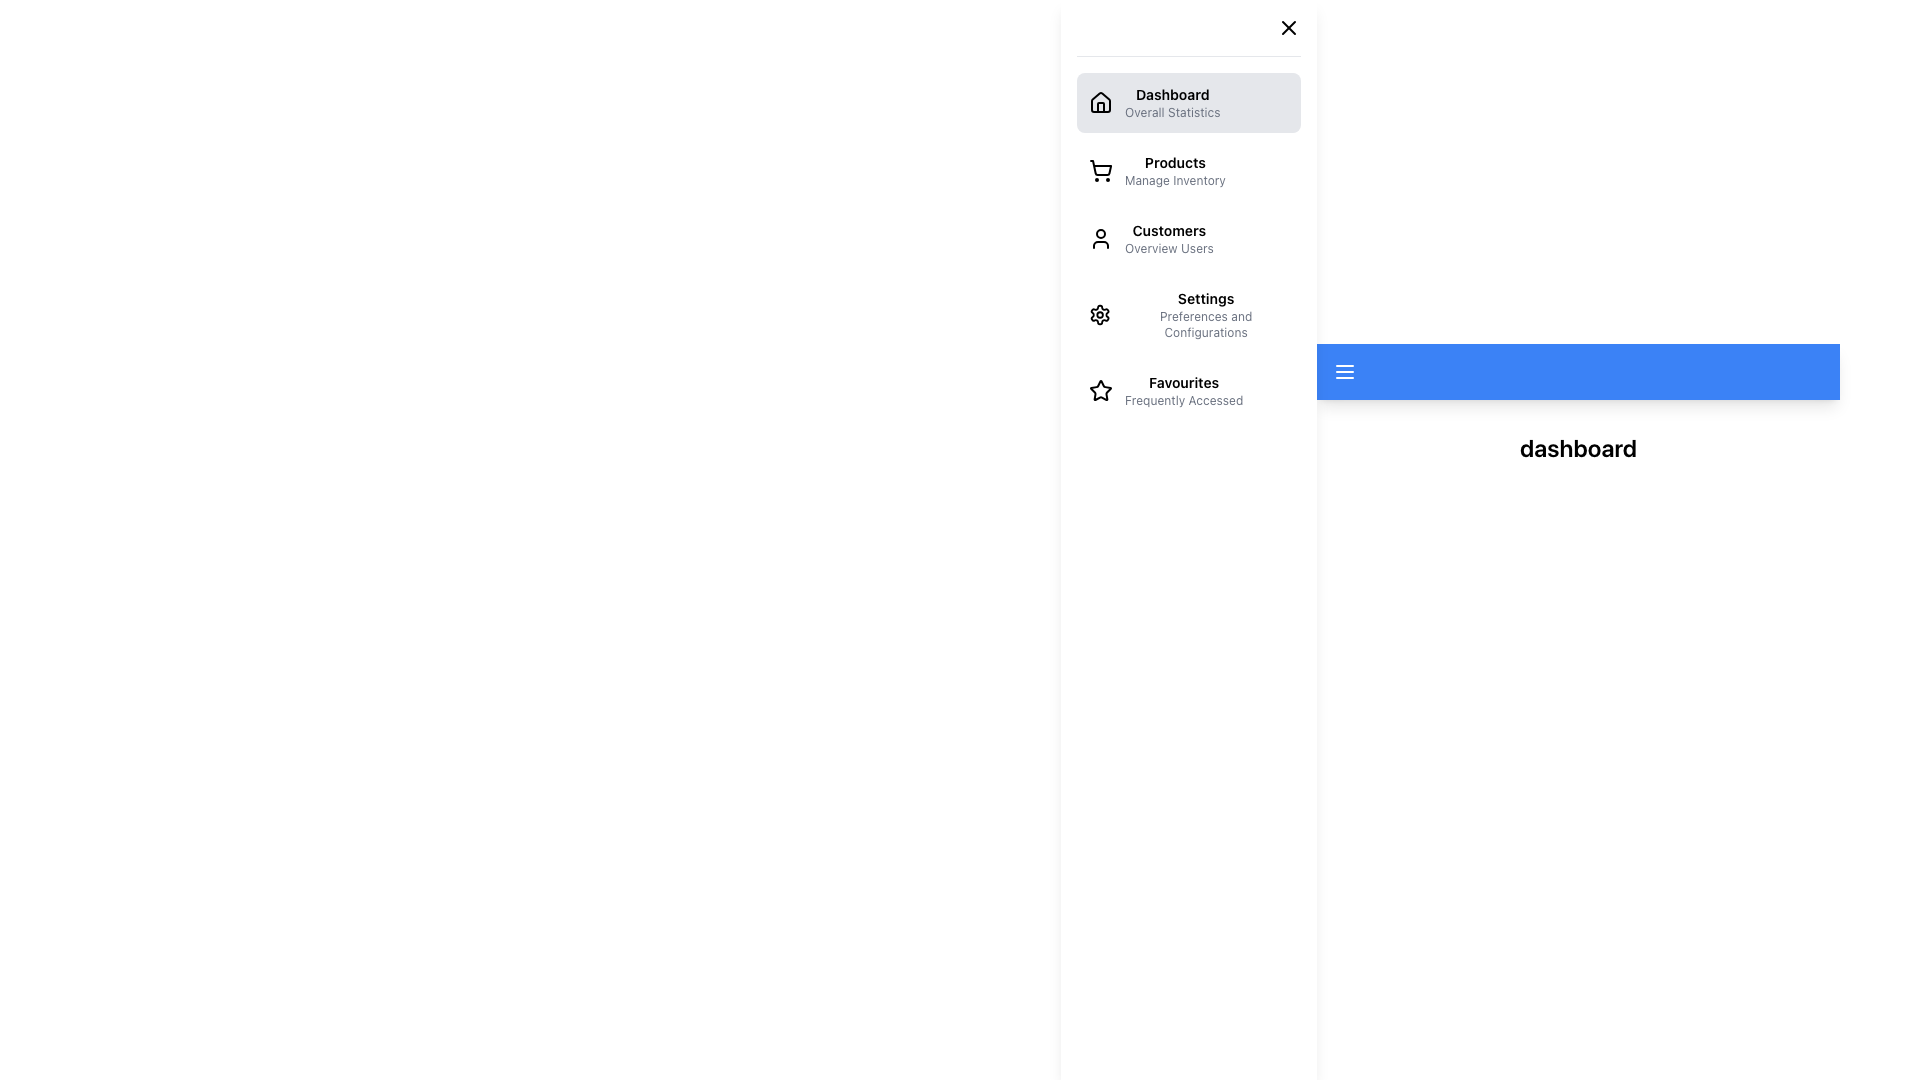  I want to click on 'Settings' text label which is the fourth entry in the vertical menu on the left side of the interface, consisting of a bold 'Settings' title and a gray subtitle 'Preferences and Configurations', so click(1205, 315).